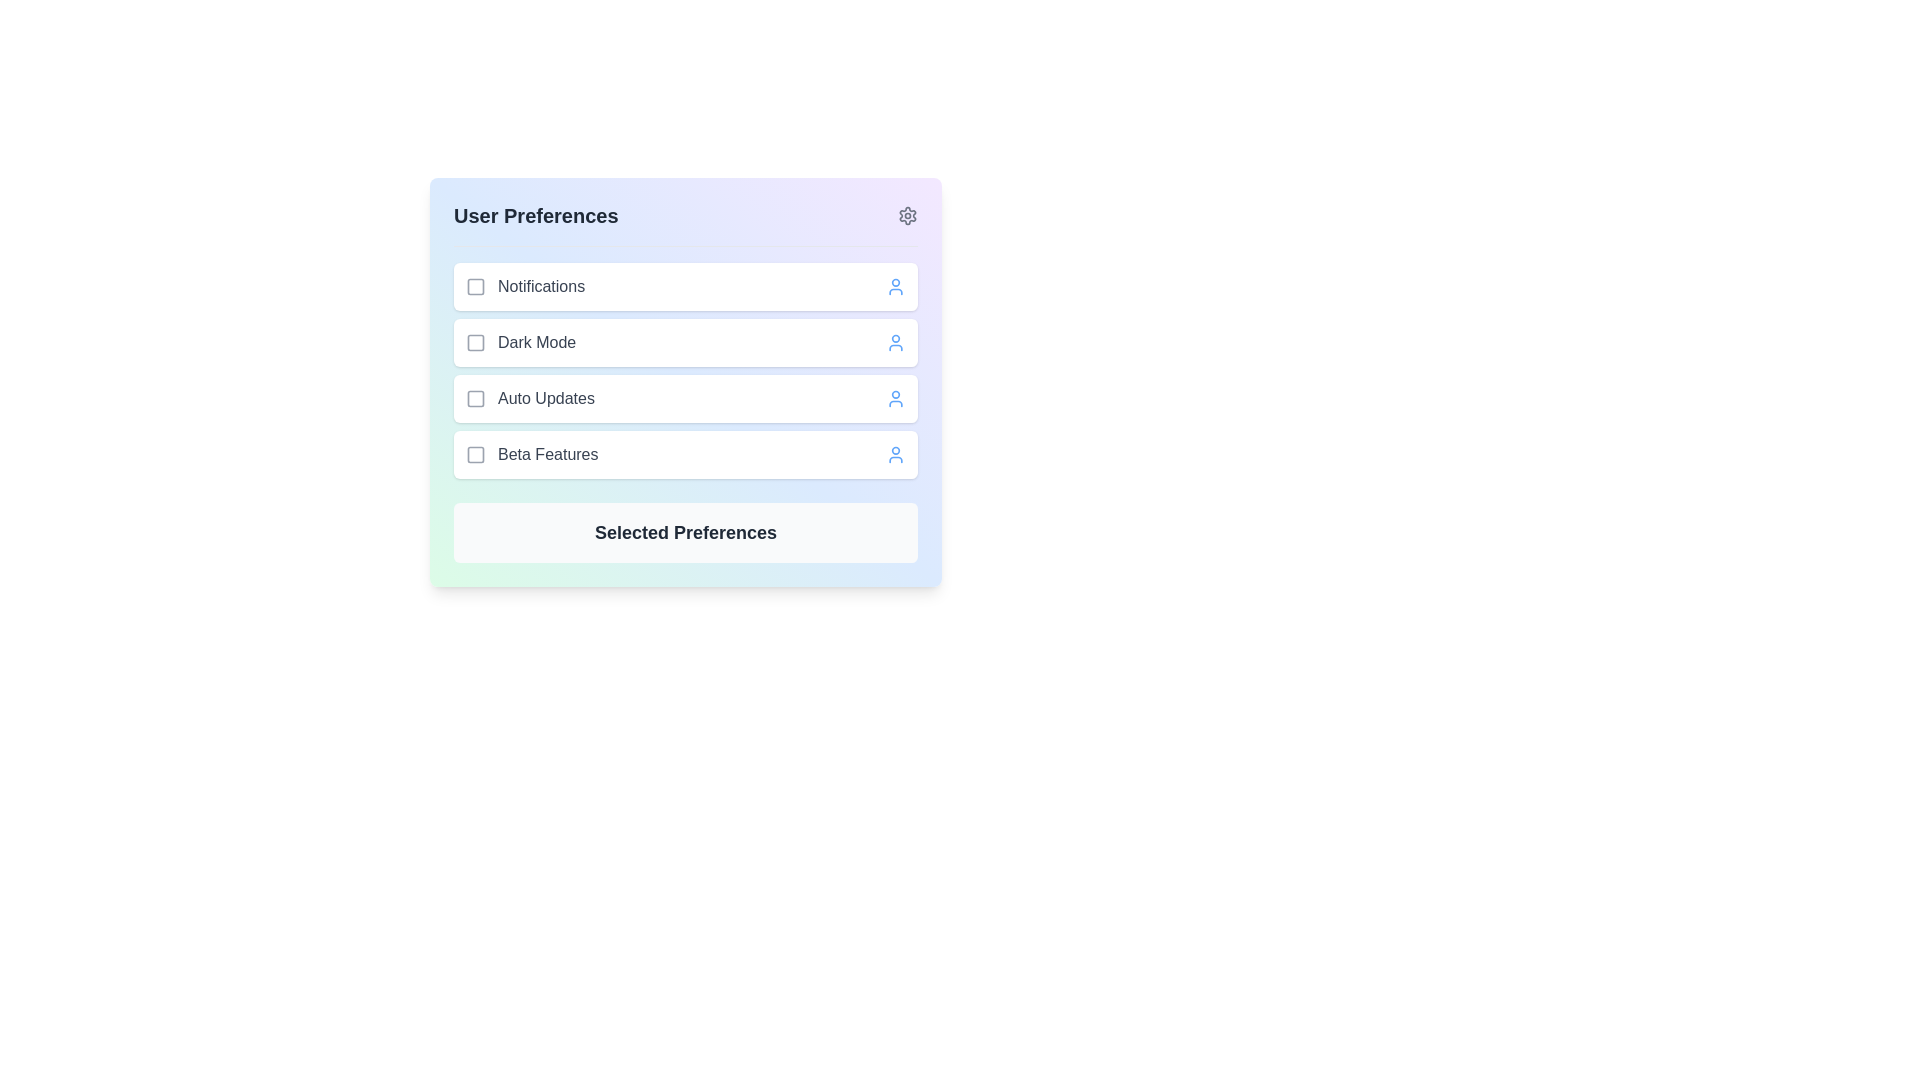 The height and width of the screenshot is (1080, 1920). I want to click on the selectable option for Dark Mode located in the 'User Preferences' section, which is in the second row of the list, so click(686, 342).